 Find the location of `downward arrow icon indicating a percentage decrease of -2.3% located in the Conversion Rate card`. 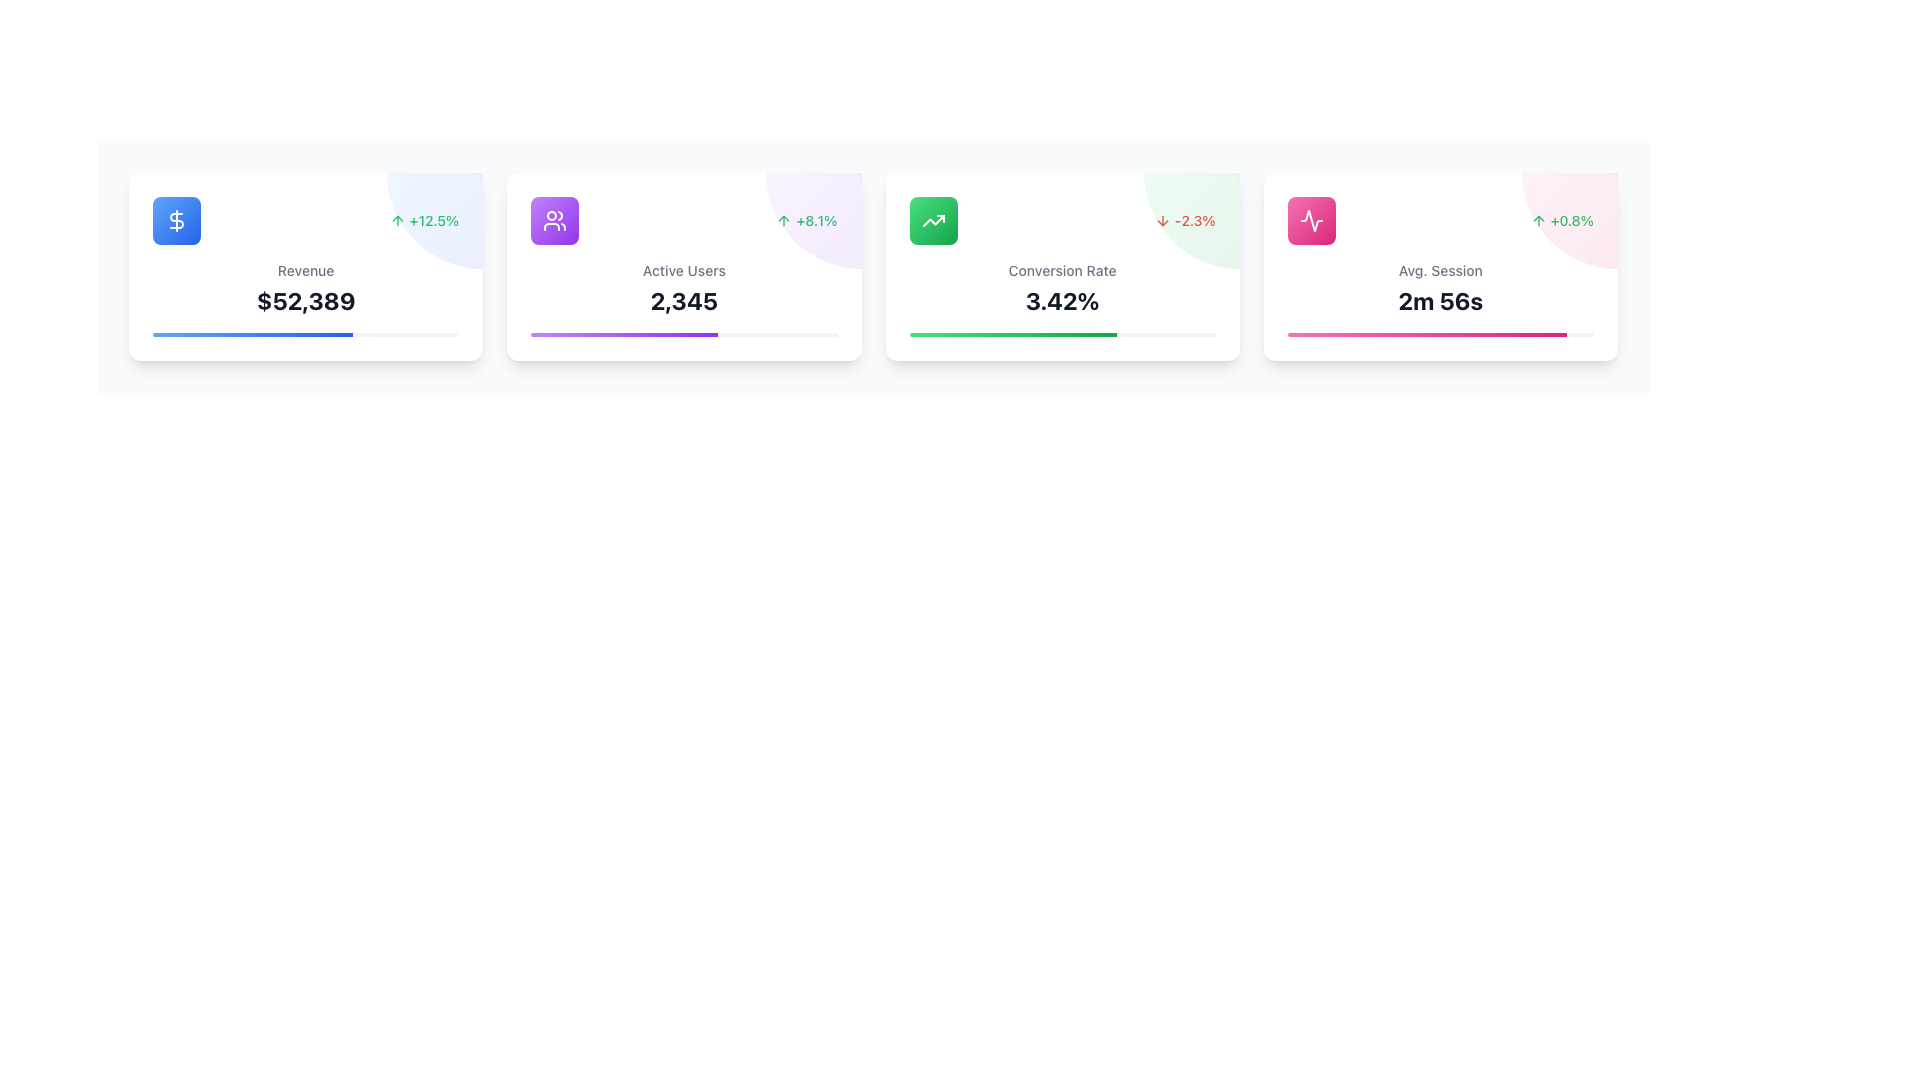

downward arrow icon indicating a percentage decrease of -2.3% located in the Conversion Rate card is located at coordinates (1162, 220).